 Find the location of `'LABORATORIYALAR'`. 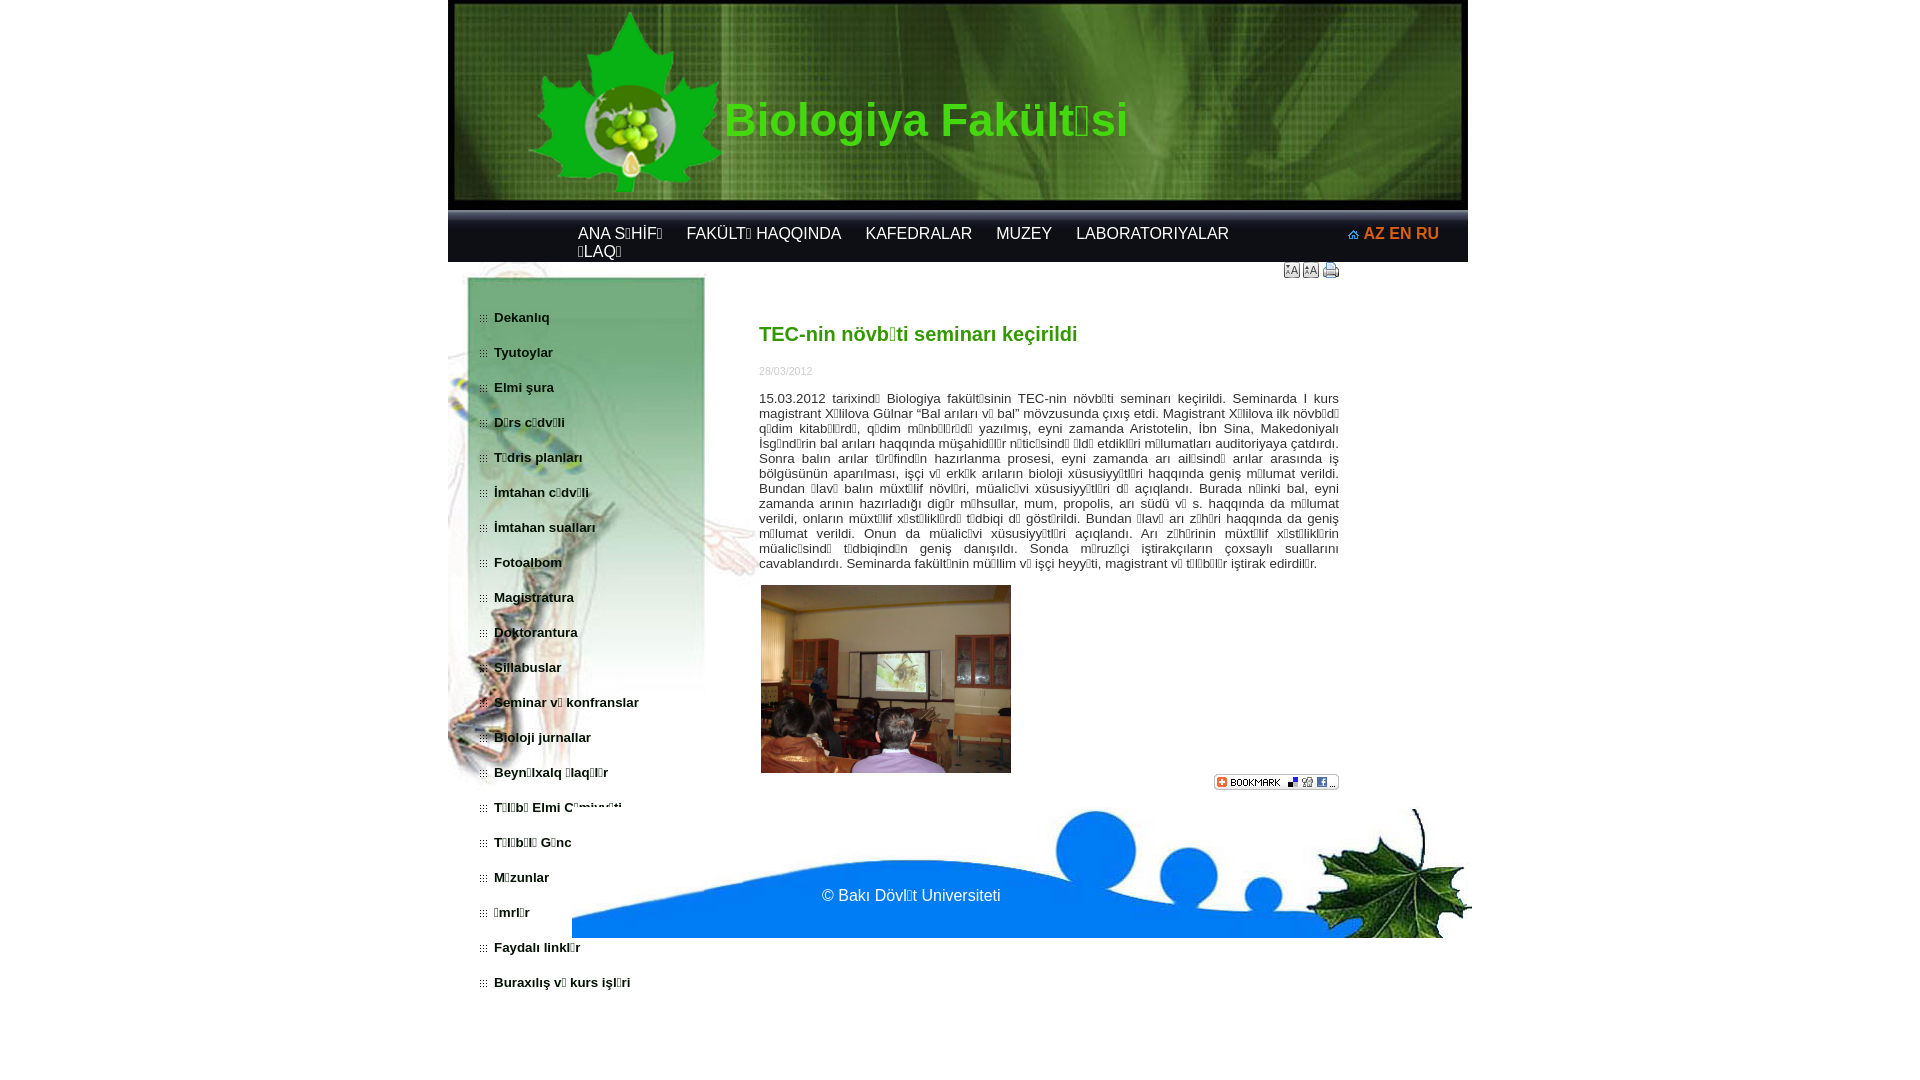

'LABORATORIYALAR' is located at coordinates (1152, 232).